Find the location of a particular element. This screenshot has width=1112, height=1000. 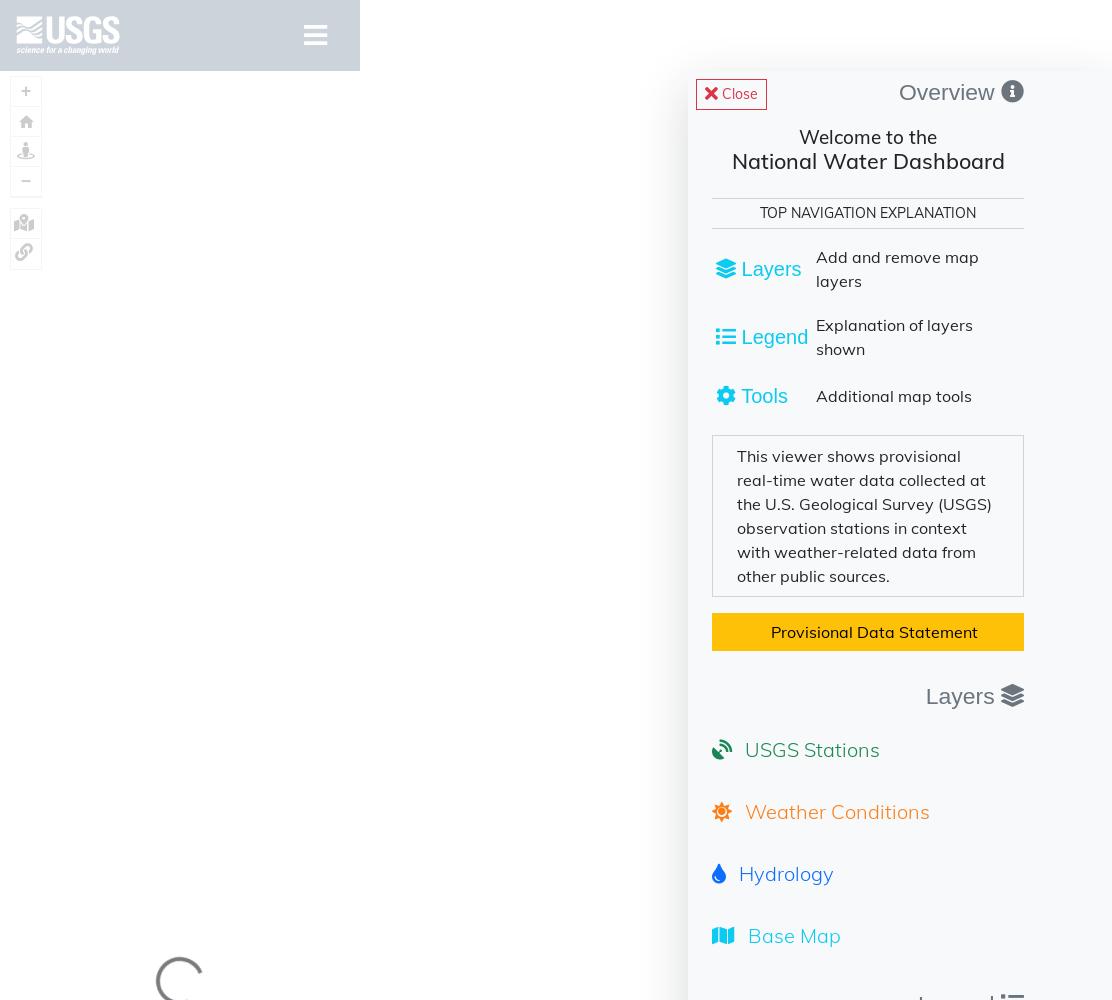

'Hydrology' is located at coordinates (782, 871).